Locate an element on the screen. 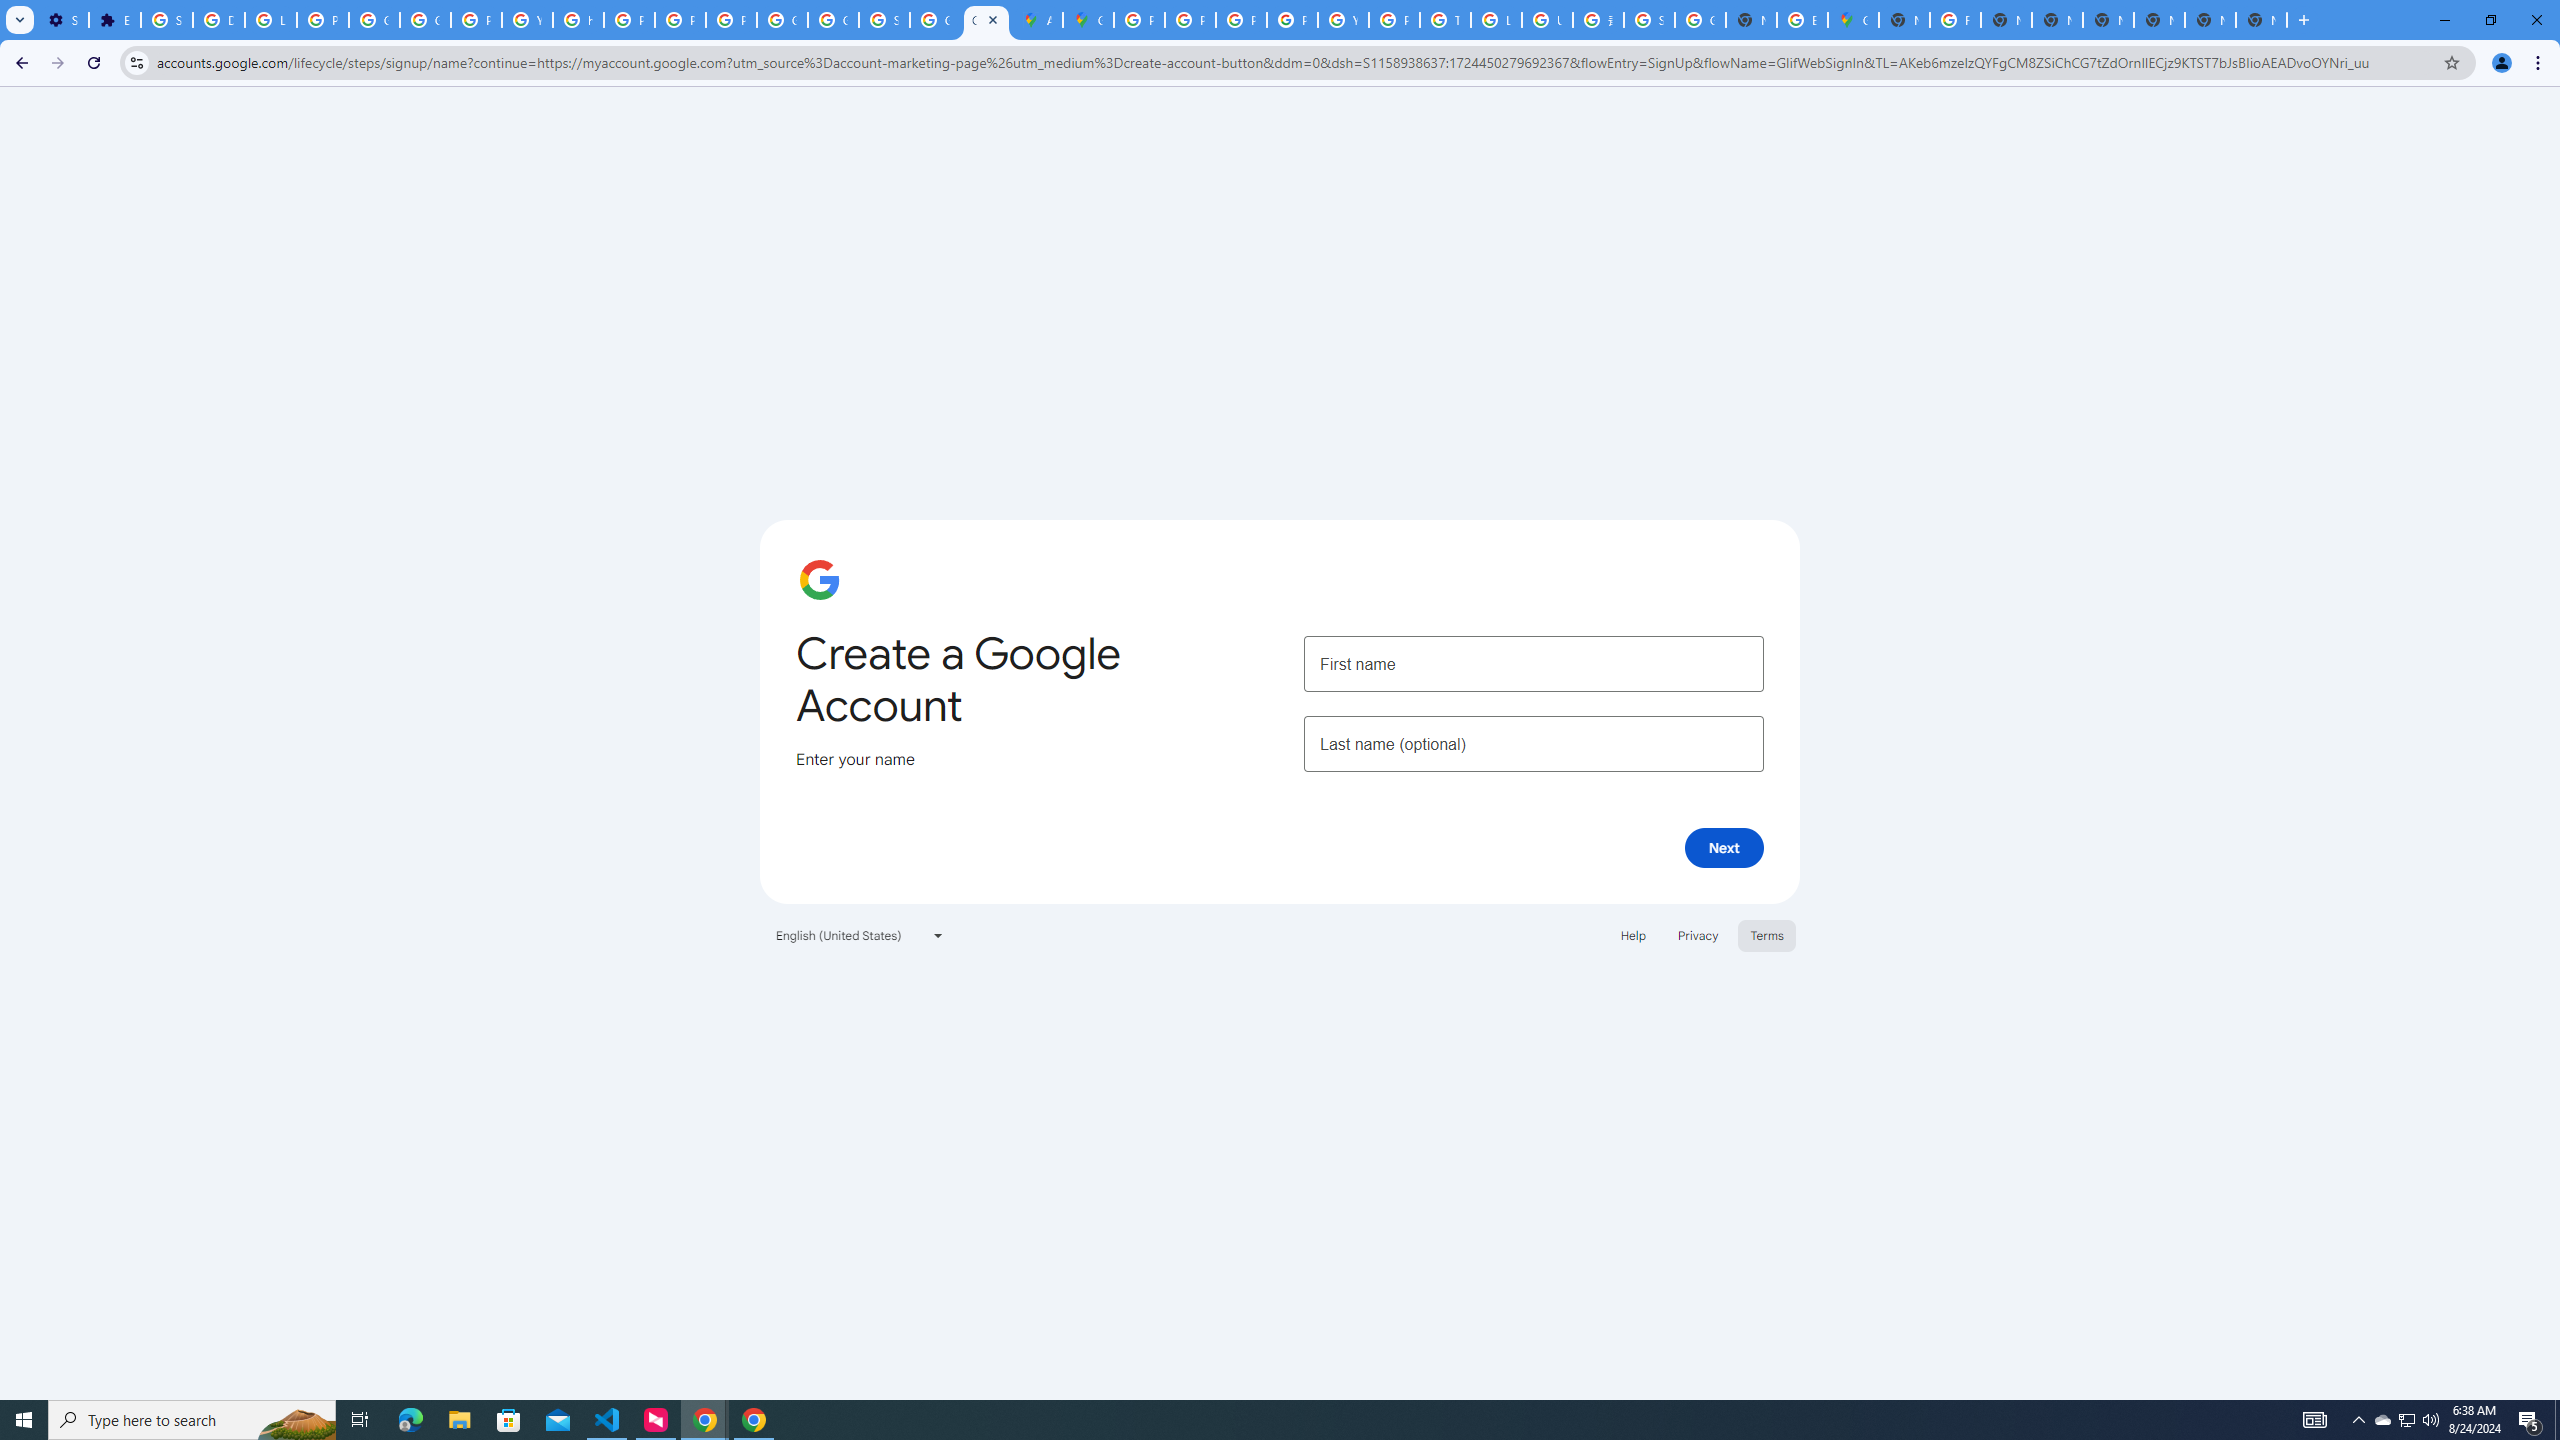 The width and height of the screenshot is (2560, 1440). 'Google Account Help' is located at coordinates (425, 19).